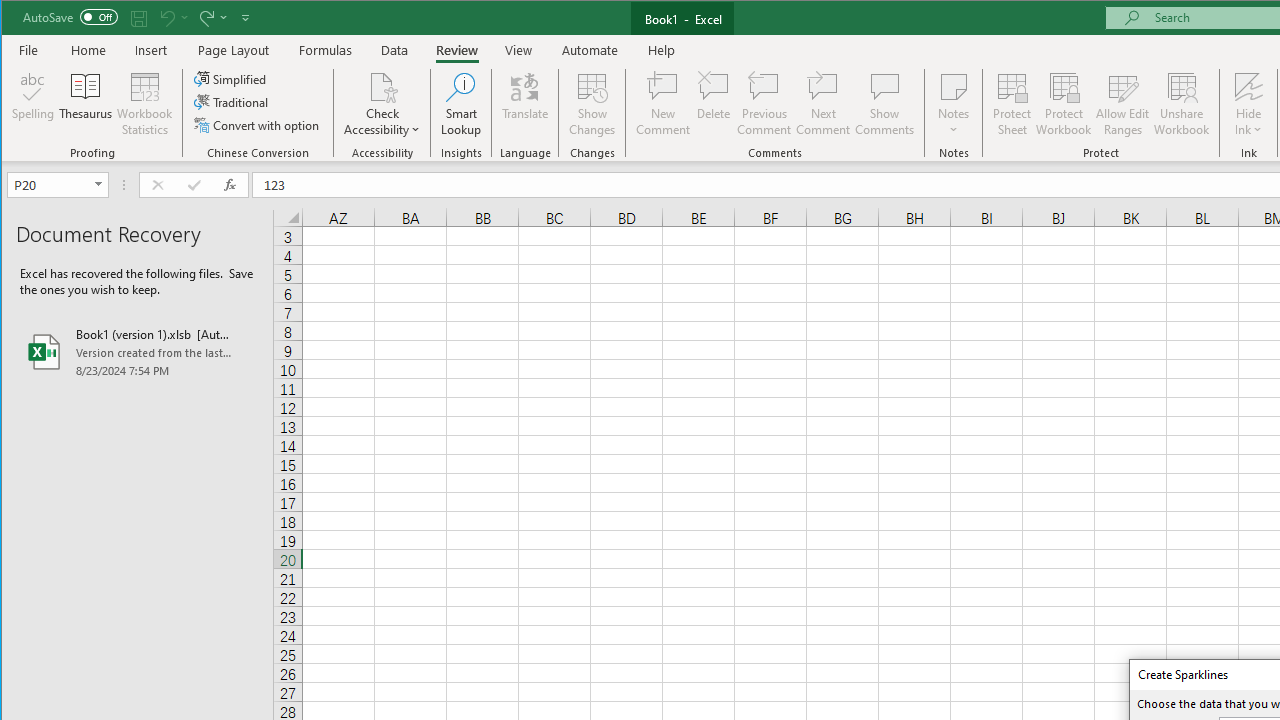 The image size is (1280, 720). Describe the element at coordinates (763, 104) in the screenshot. I see `'Previous Comment'` at that location.